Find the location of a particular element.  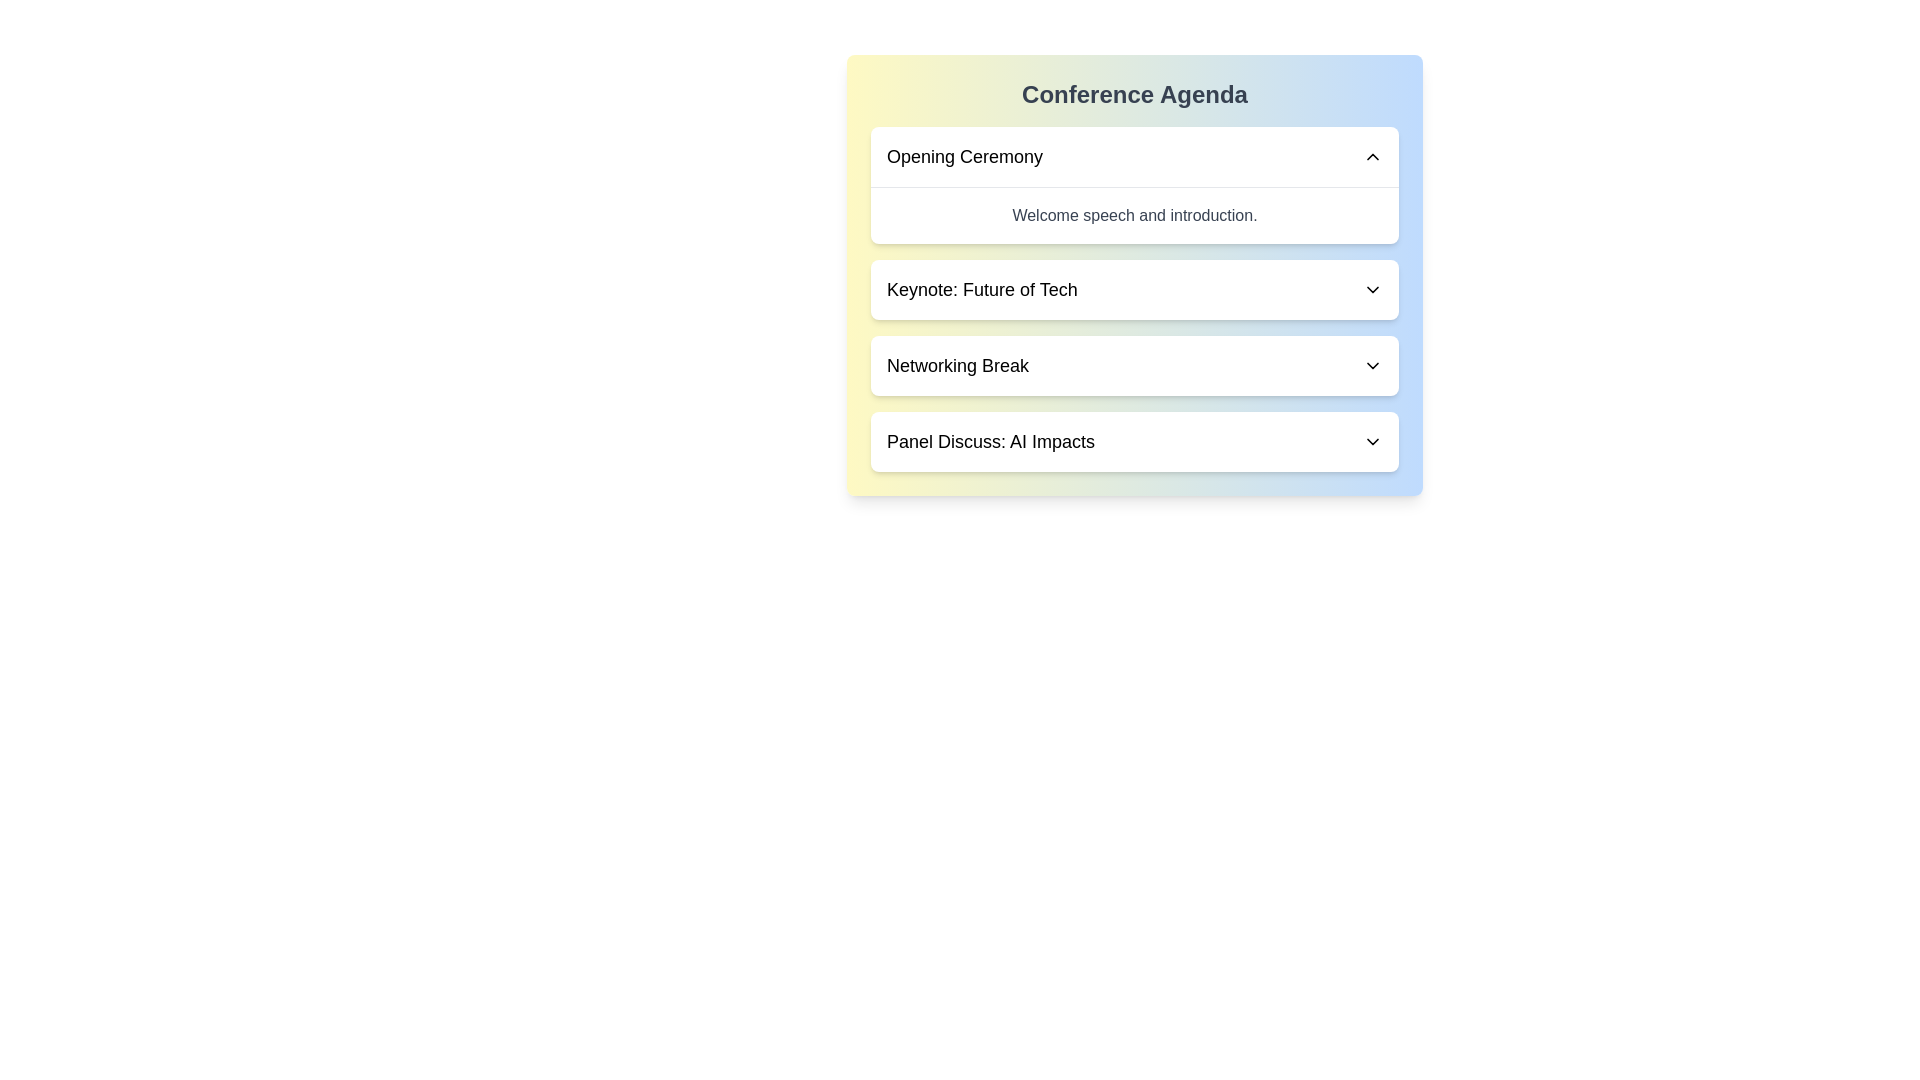

the agenda item title corresponding to Opening Ceremony is located at coordinates (964, 156).